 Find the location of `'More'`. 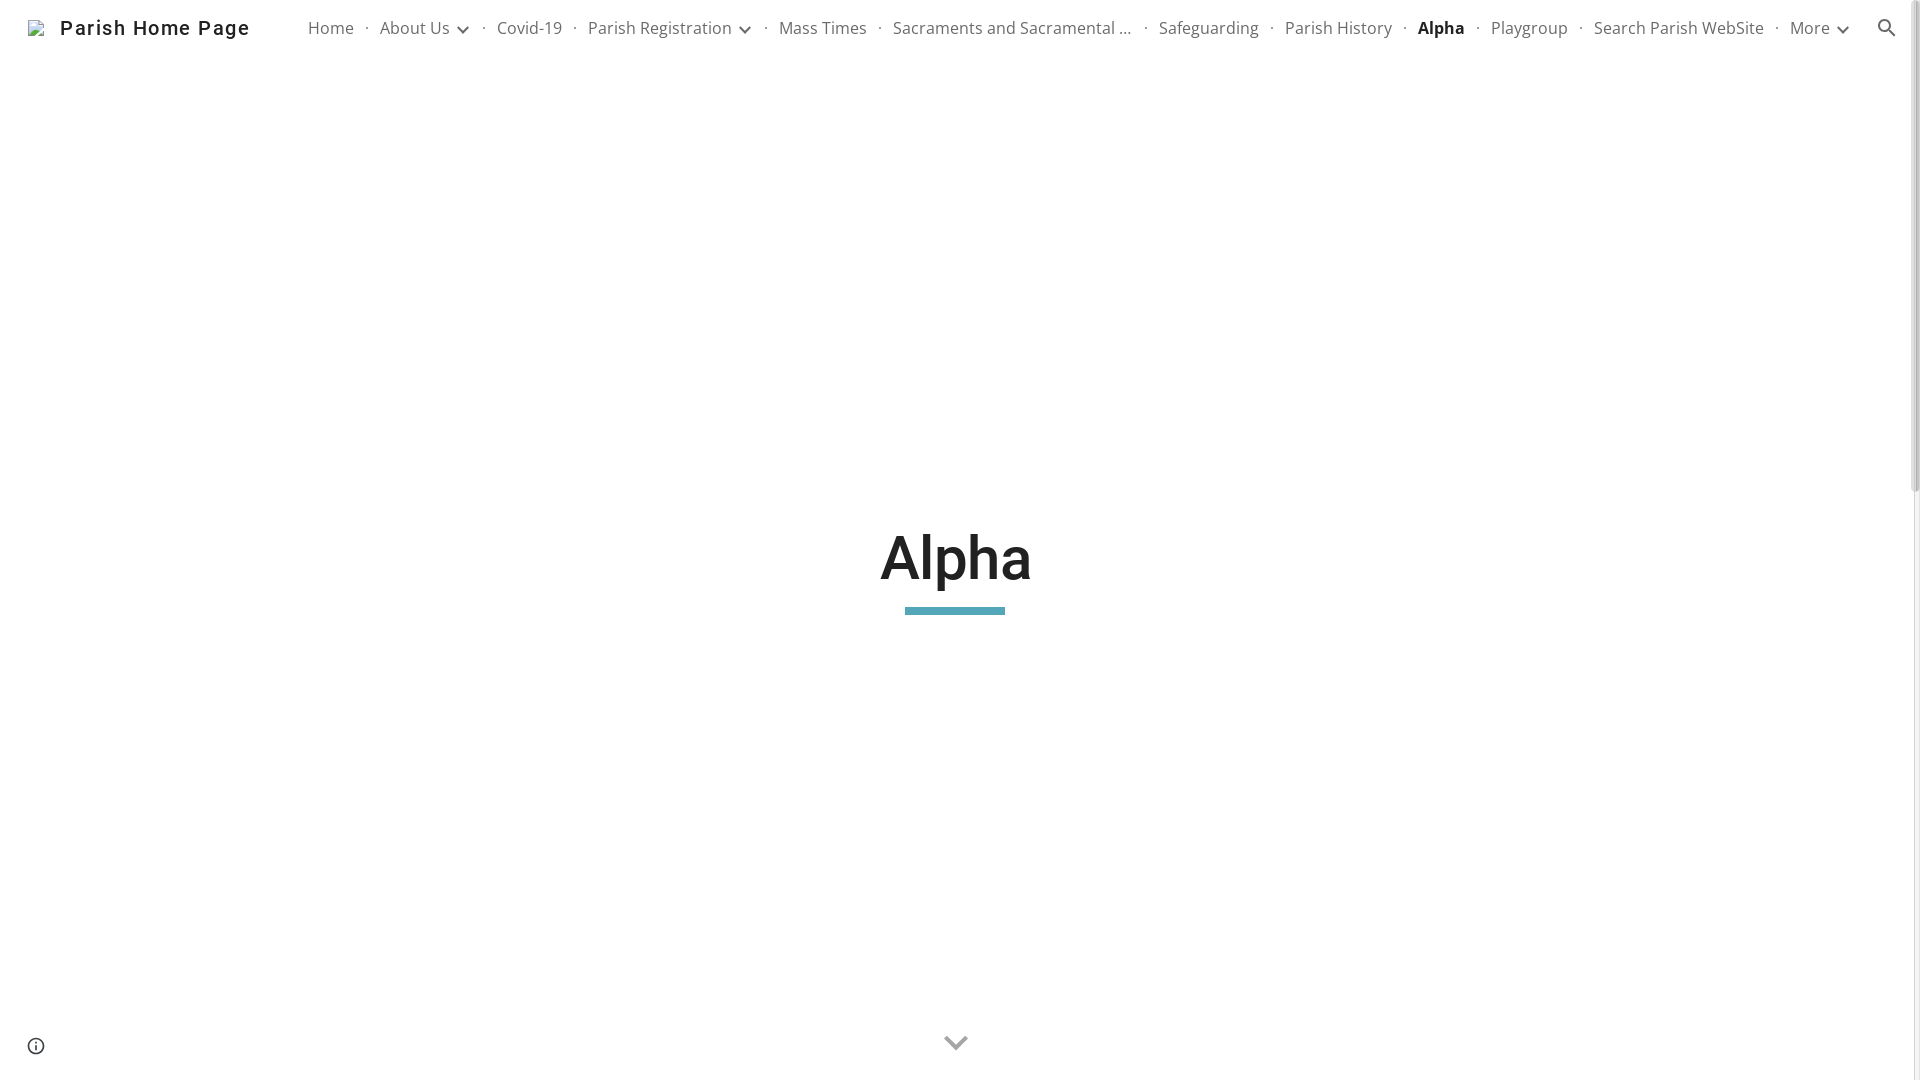

'More' is located at coordinates (1790, 27).